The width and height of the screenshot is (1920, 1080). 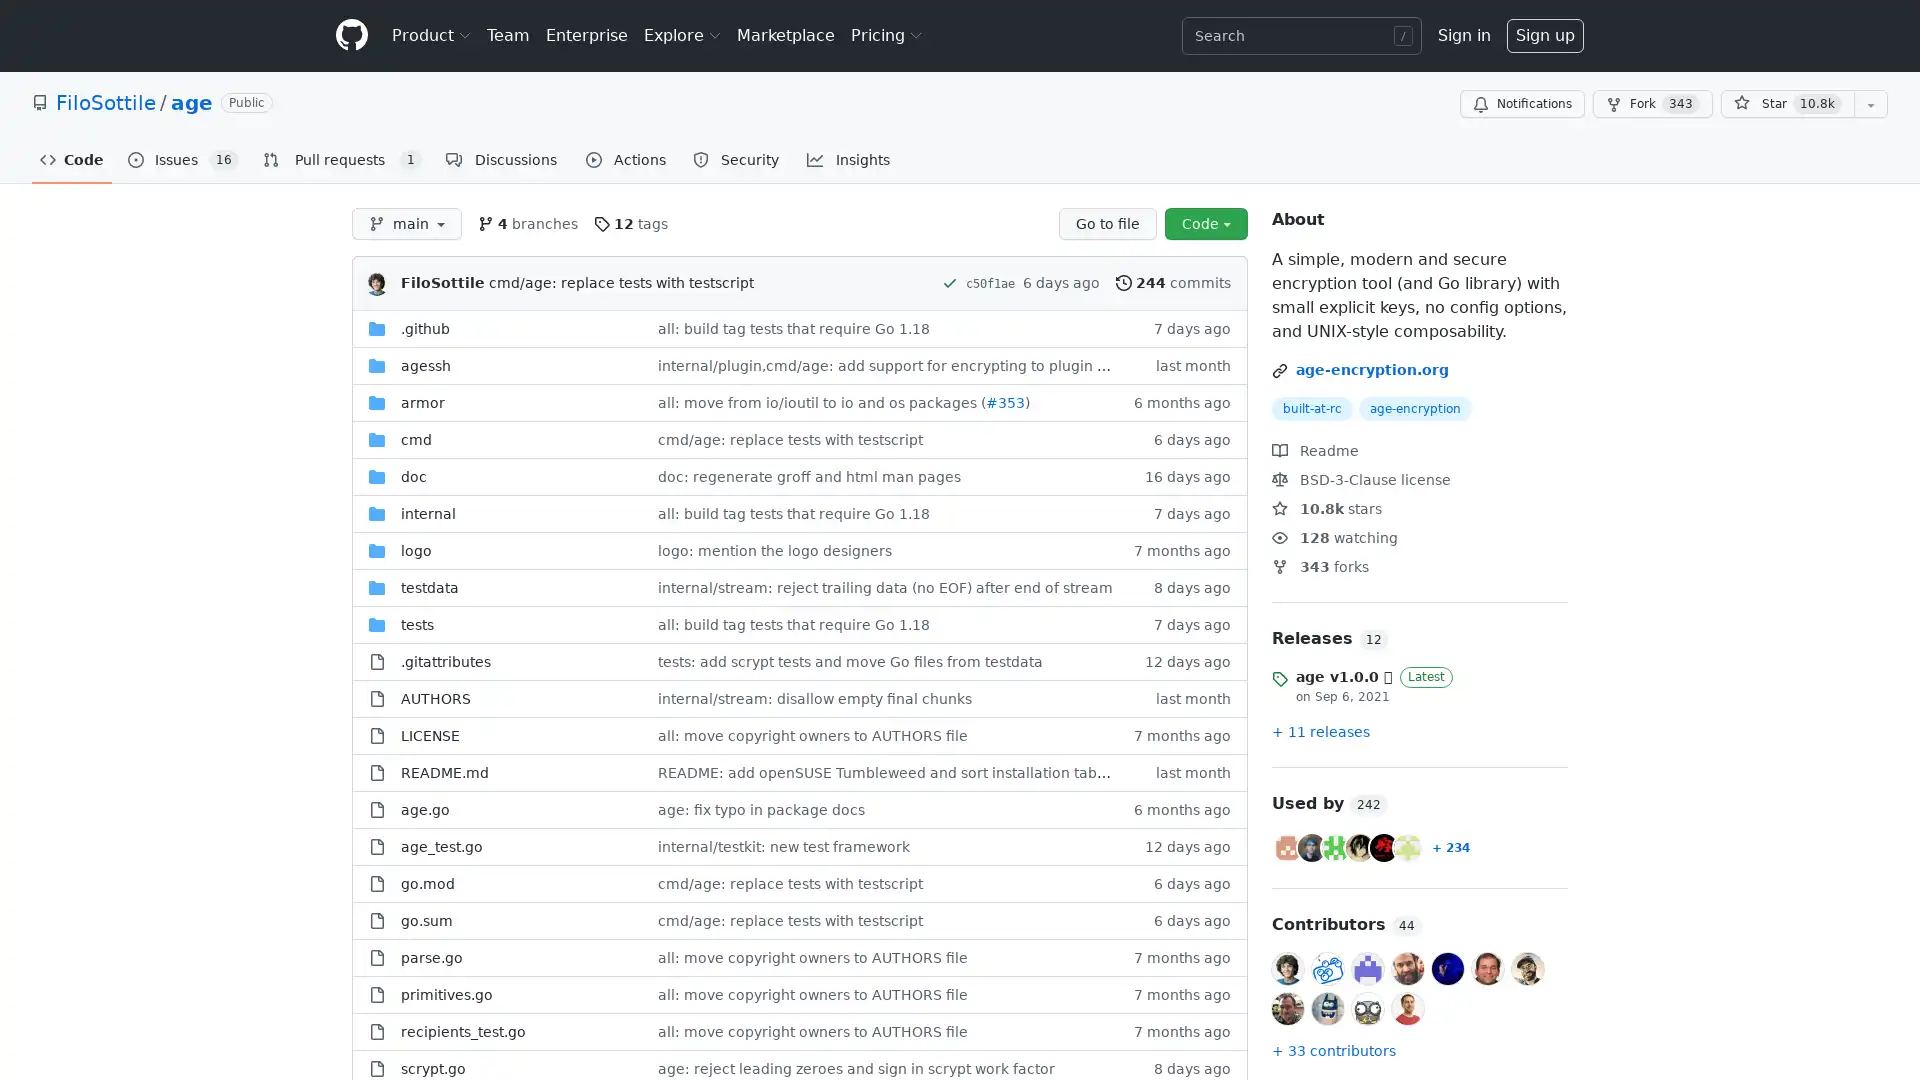 What do you see at coordinates (1870, 104) in the screenshot?
I see `You must be signed in to add this repository to a list` at bounding box center [1870, 104].